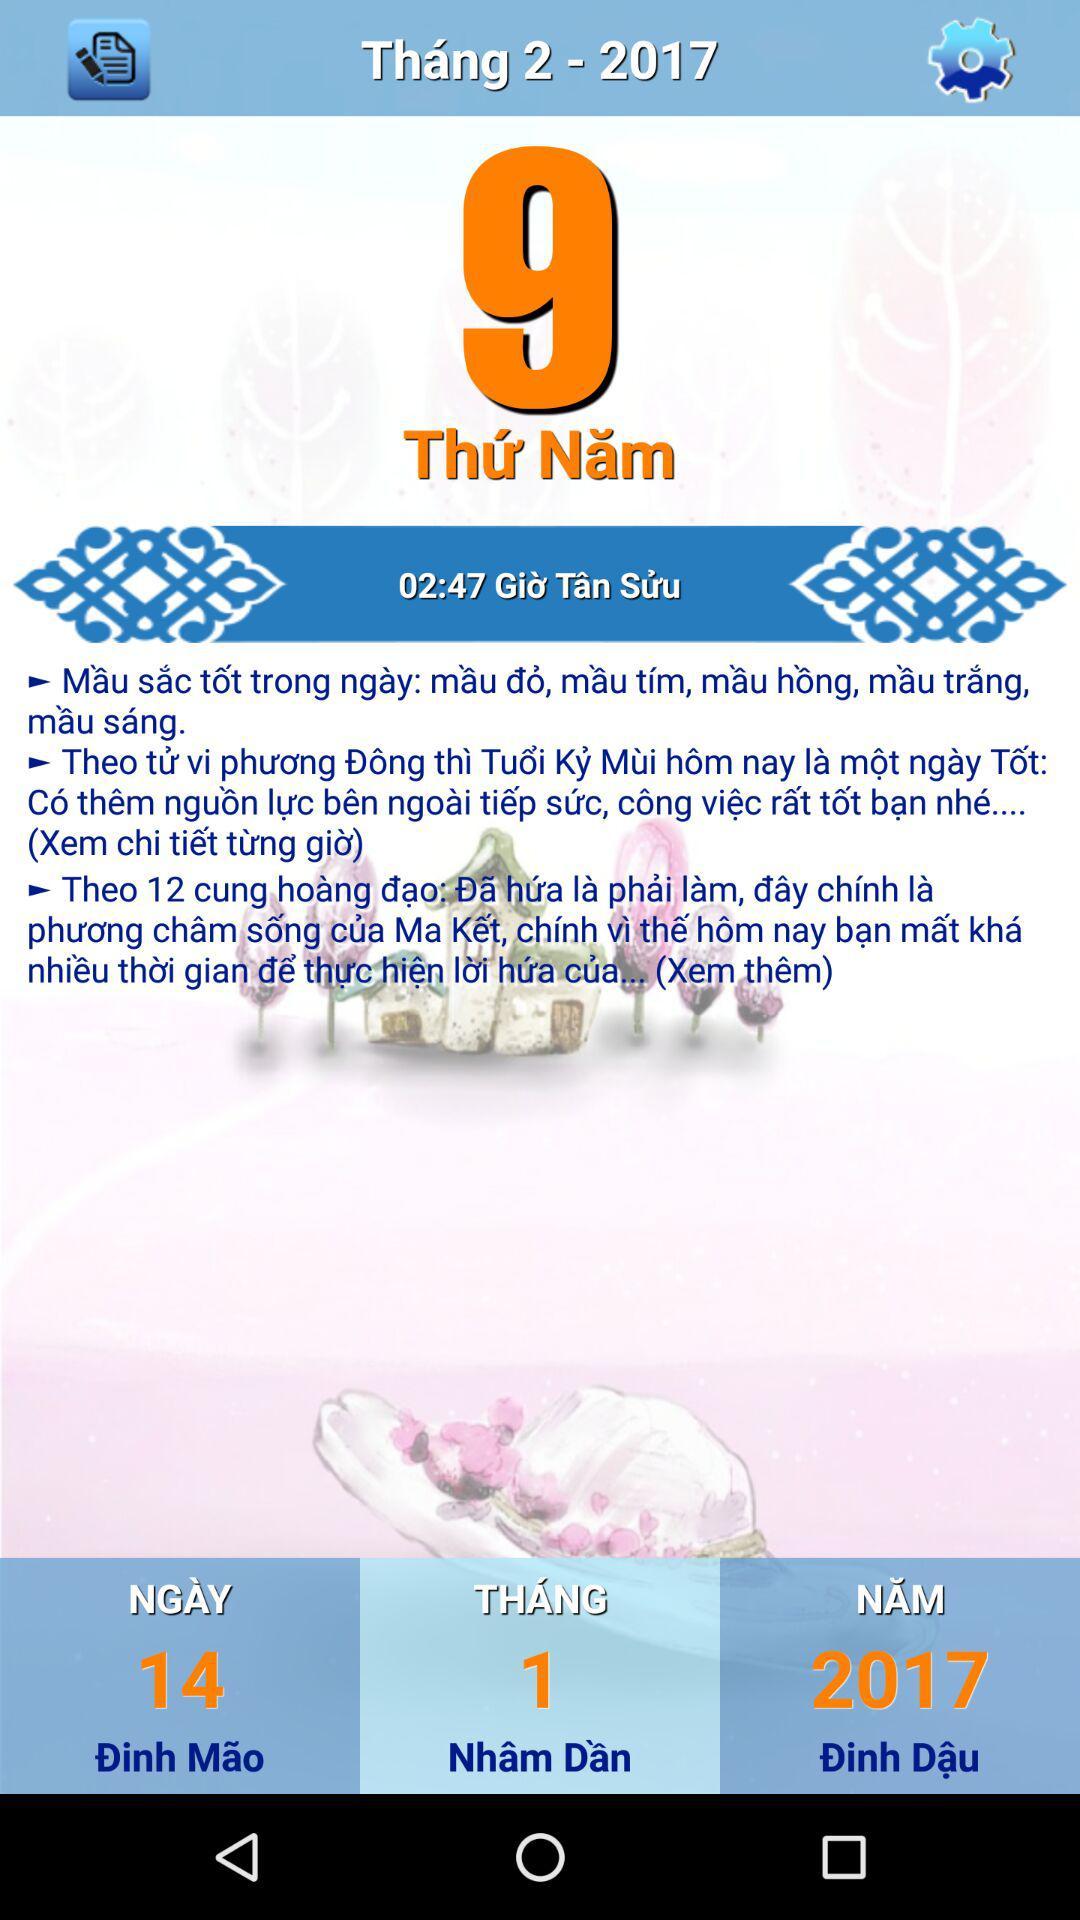  I want to click on the option settings on the top, so click(971, 57).